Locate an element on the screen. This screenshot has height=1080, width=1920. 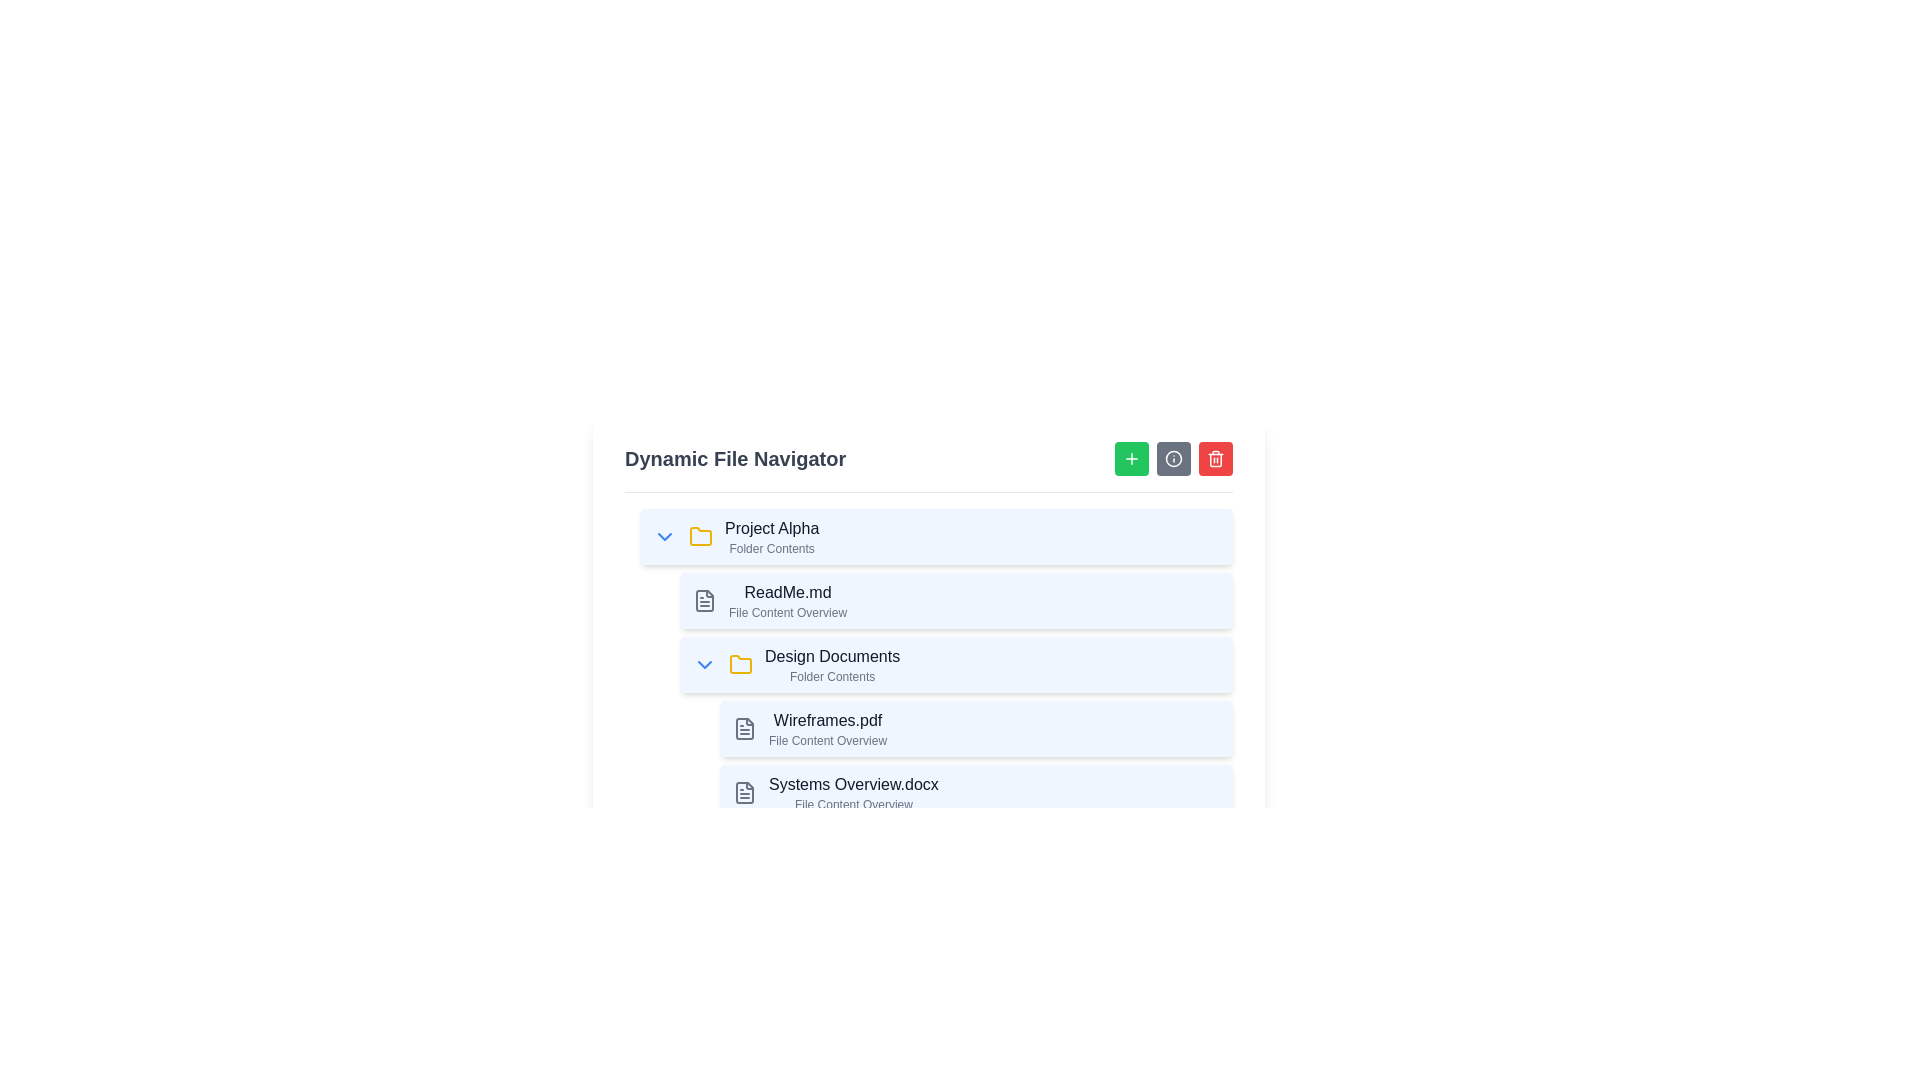
the file entry item labeled 'Wireframes.pdf' is located at coordinates (928, 760).